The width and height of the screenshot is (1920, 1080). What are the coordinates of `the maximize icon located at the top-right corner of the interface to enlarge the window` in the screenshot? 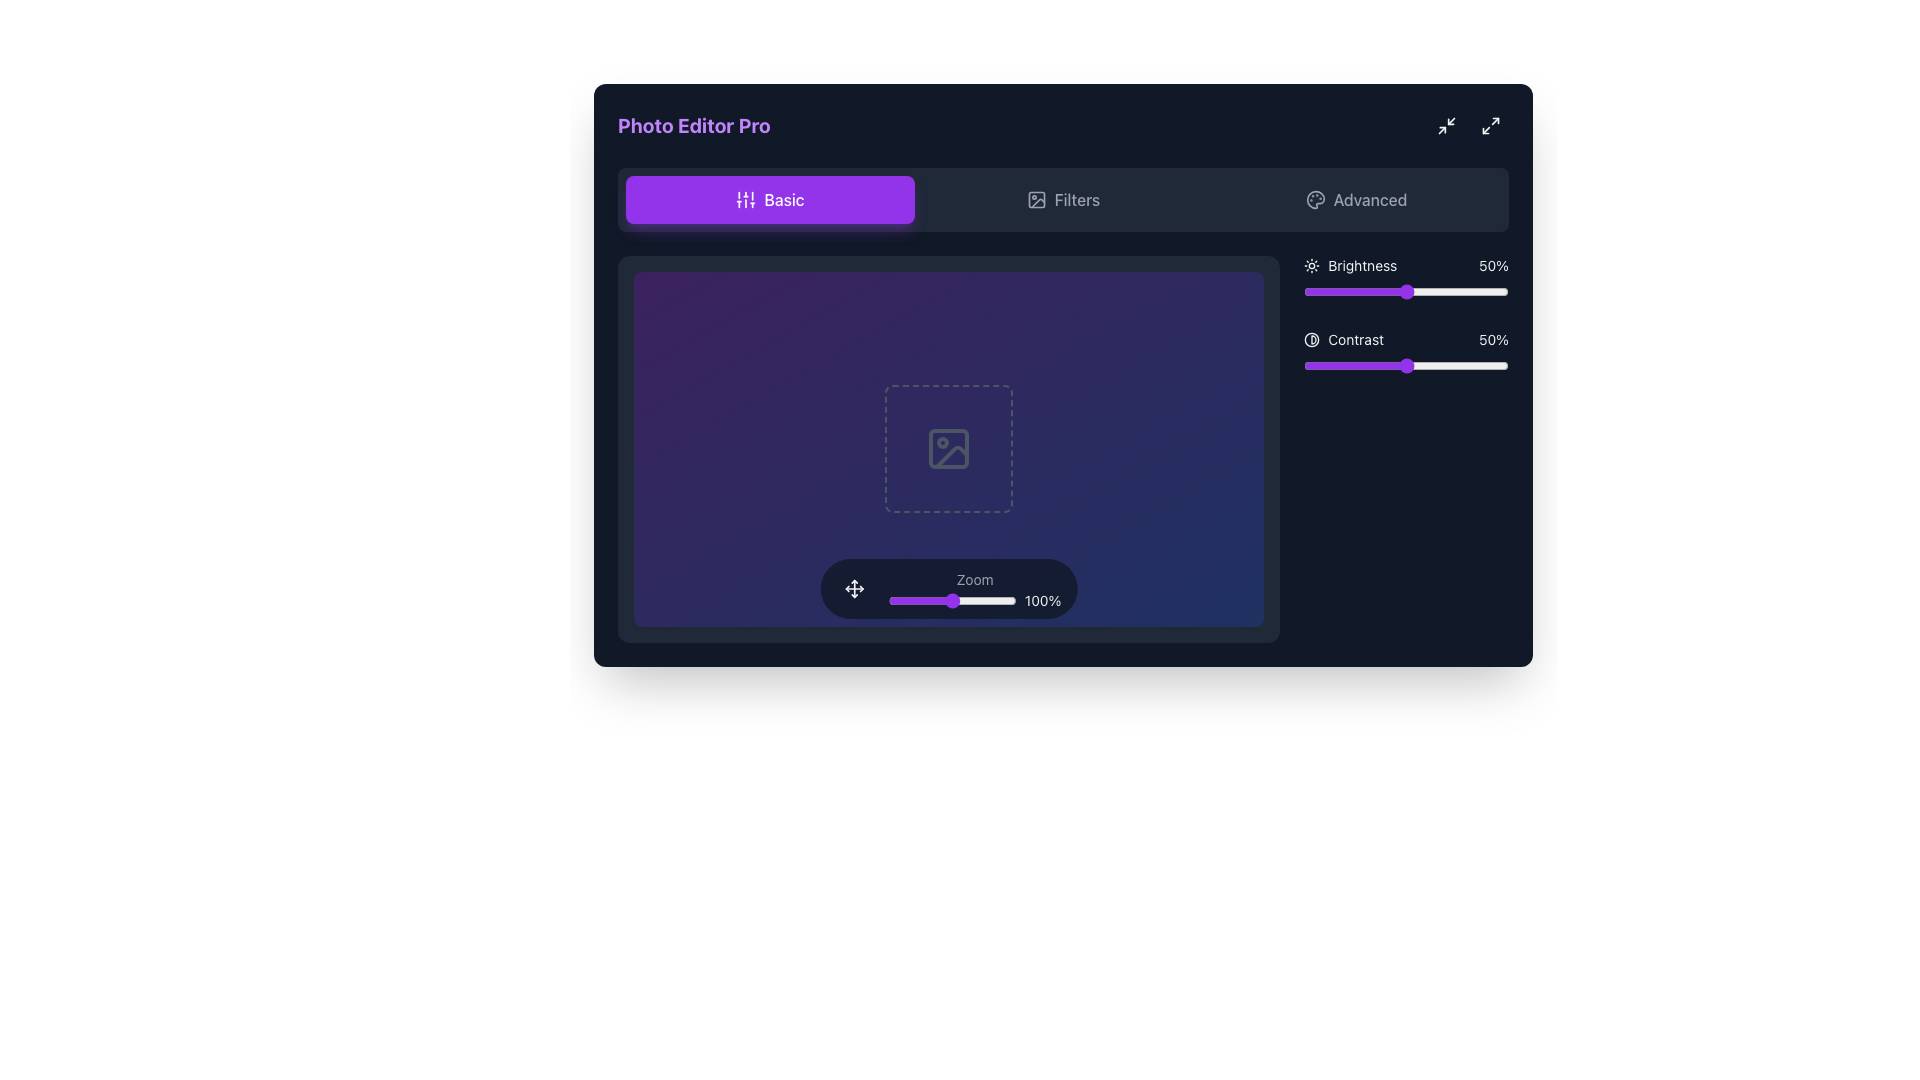 It's located at (1491, 126).